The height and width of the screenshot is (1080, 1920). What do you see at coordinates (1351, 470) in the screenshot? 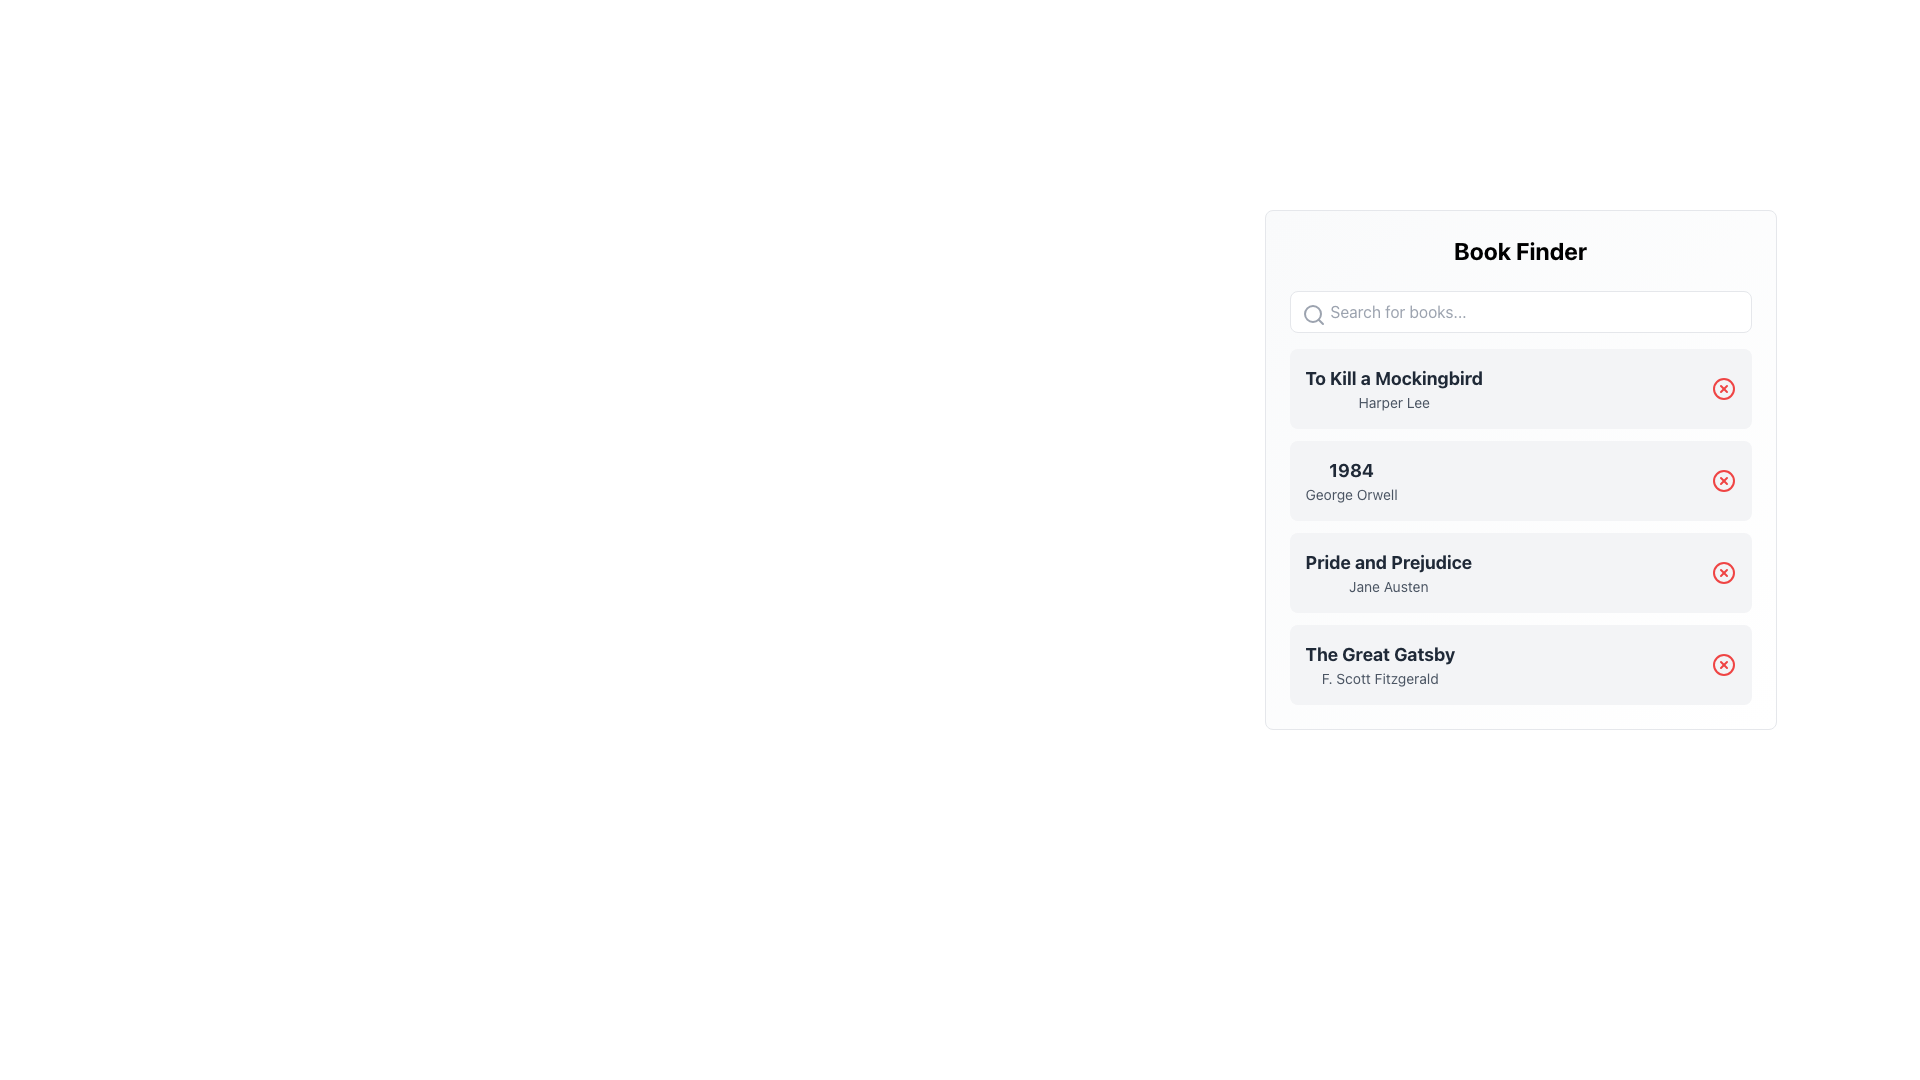
I see `the text label displaying '1984' in bold and large font size` at bounding box center [1351, 470].